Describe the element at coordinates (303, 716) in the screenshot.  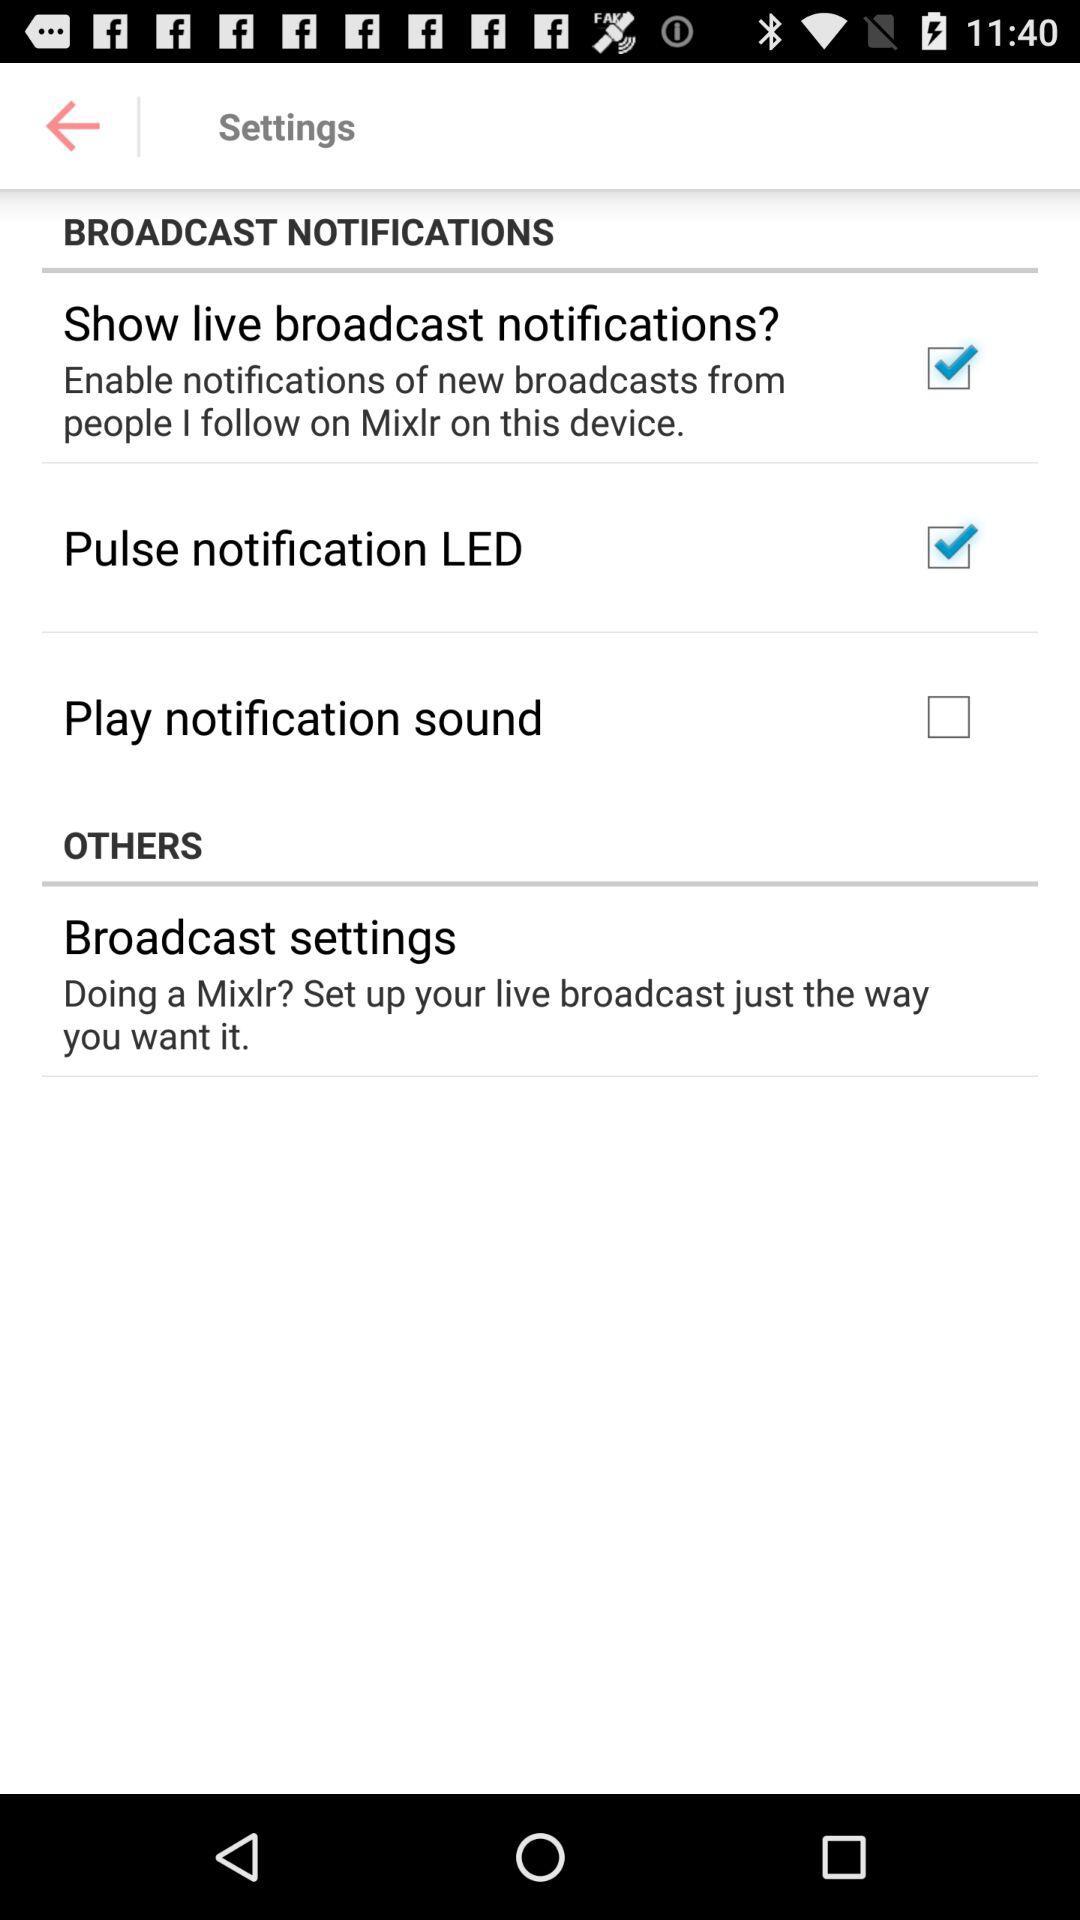
I see `play notification sound item` at that location.